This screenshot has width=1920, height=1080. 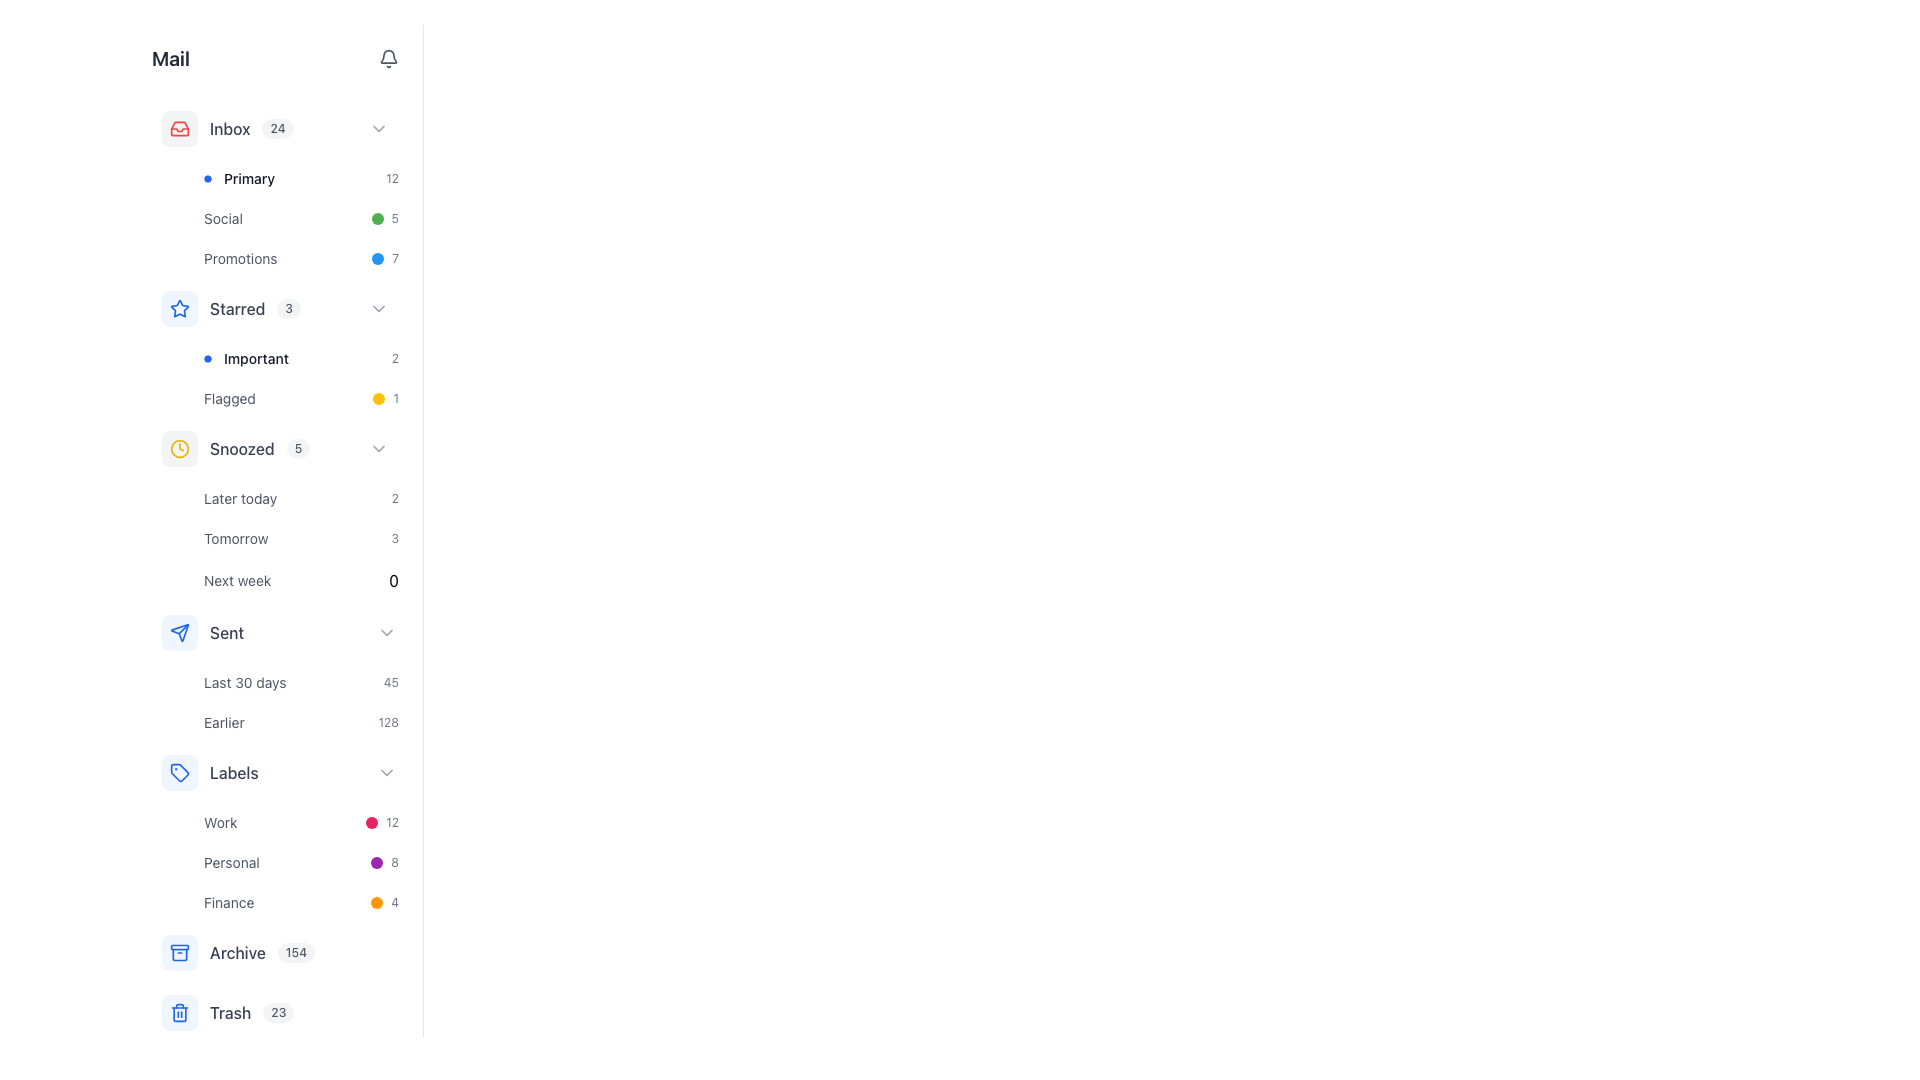 What do you see at coordinates (300, 581) in the screenshot?
I see `the list item labeled 'Next week'` at bounding box center [300, 581].